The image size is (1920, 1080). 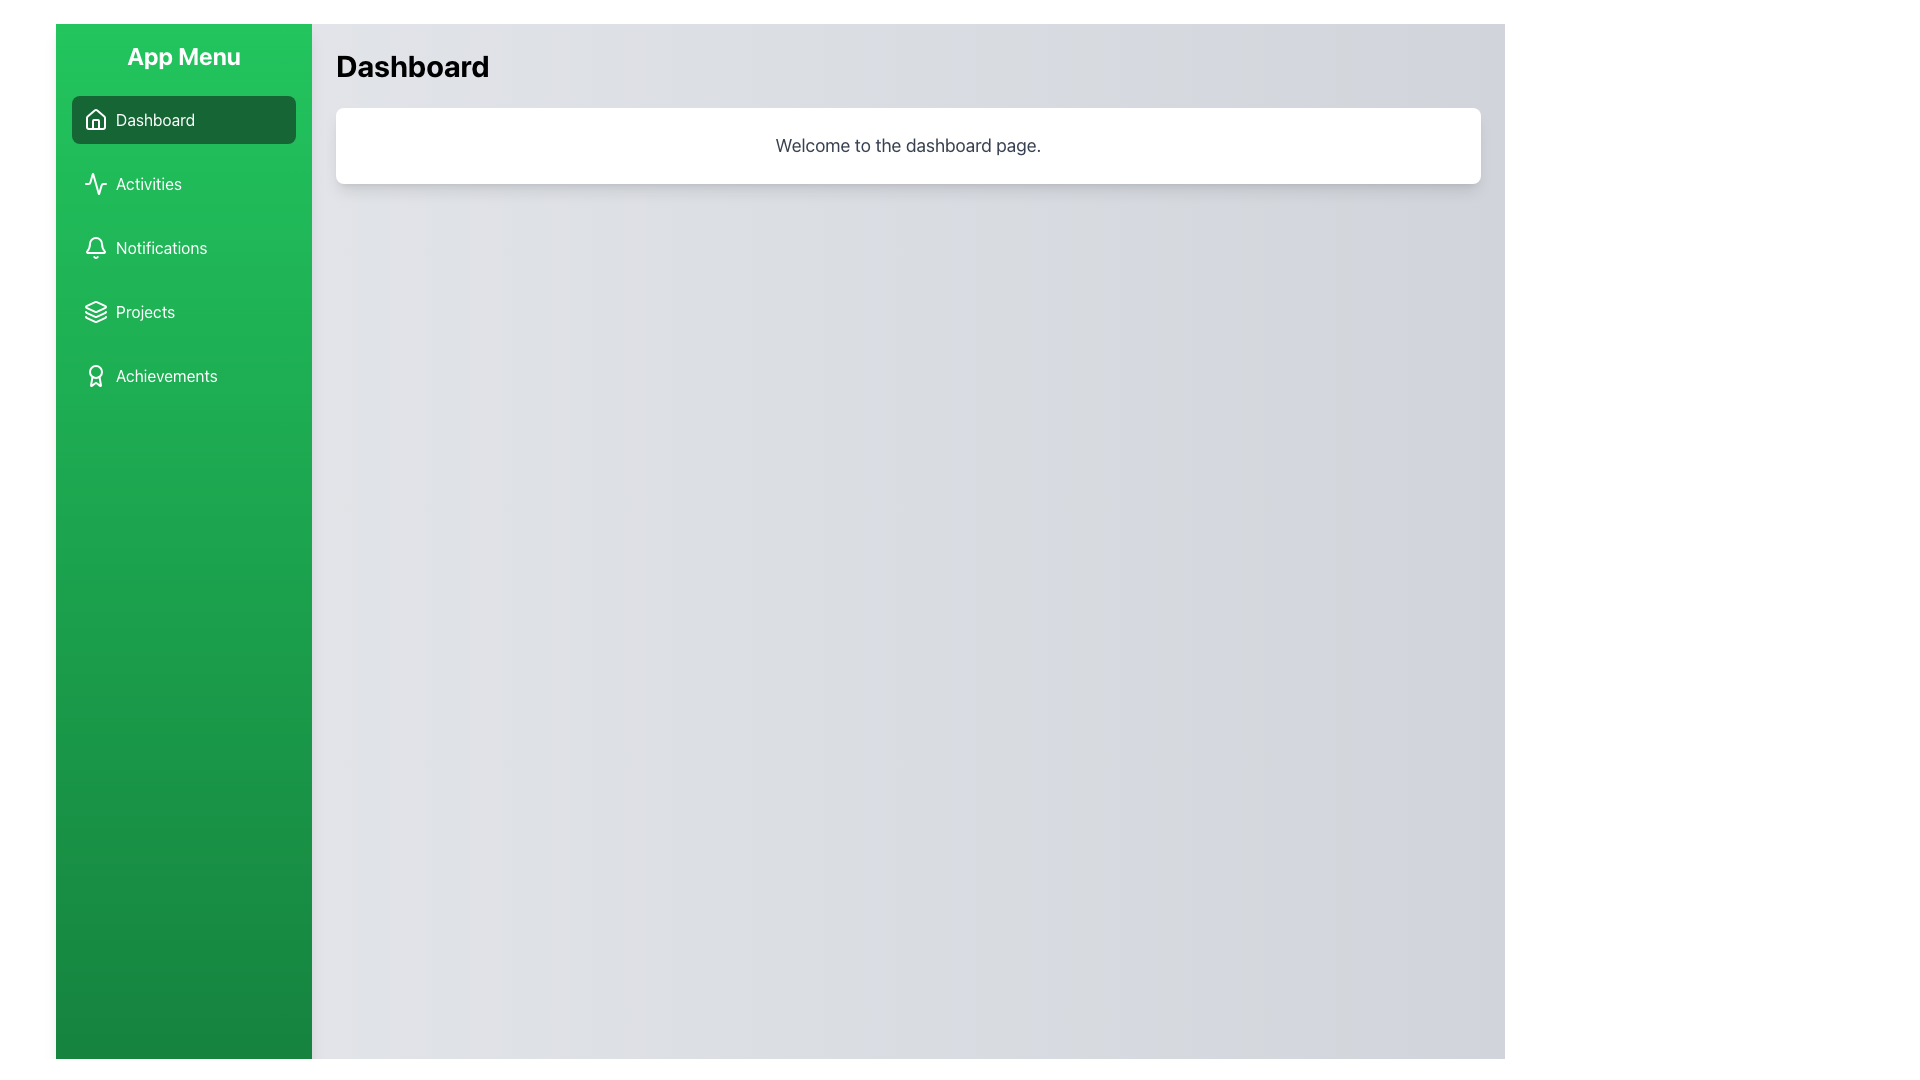 I want to click on the 'Achievements' text label in the left-hand vertical menu, which is styled with white text on a green background and is the fifth item in the menu, so click(x=166, y=375).